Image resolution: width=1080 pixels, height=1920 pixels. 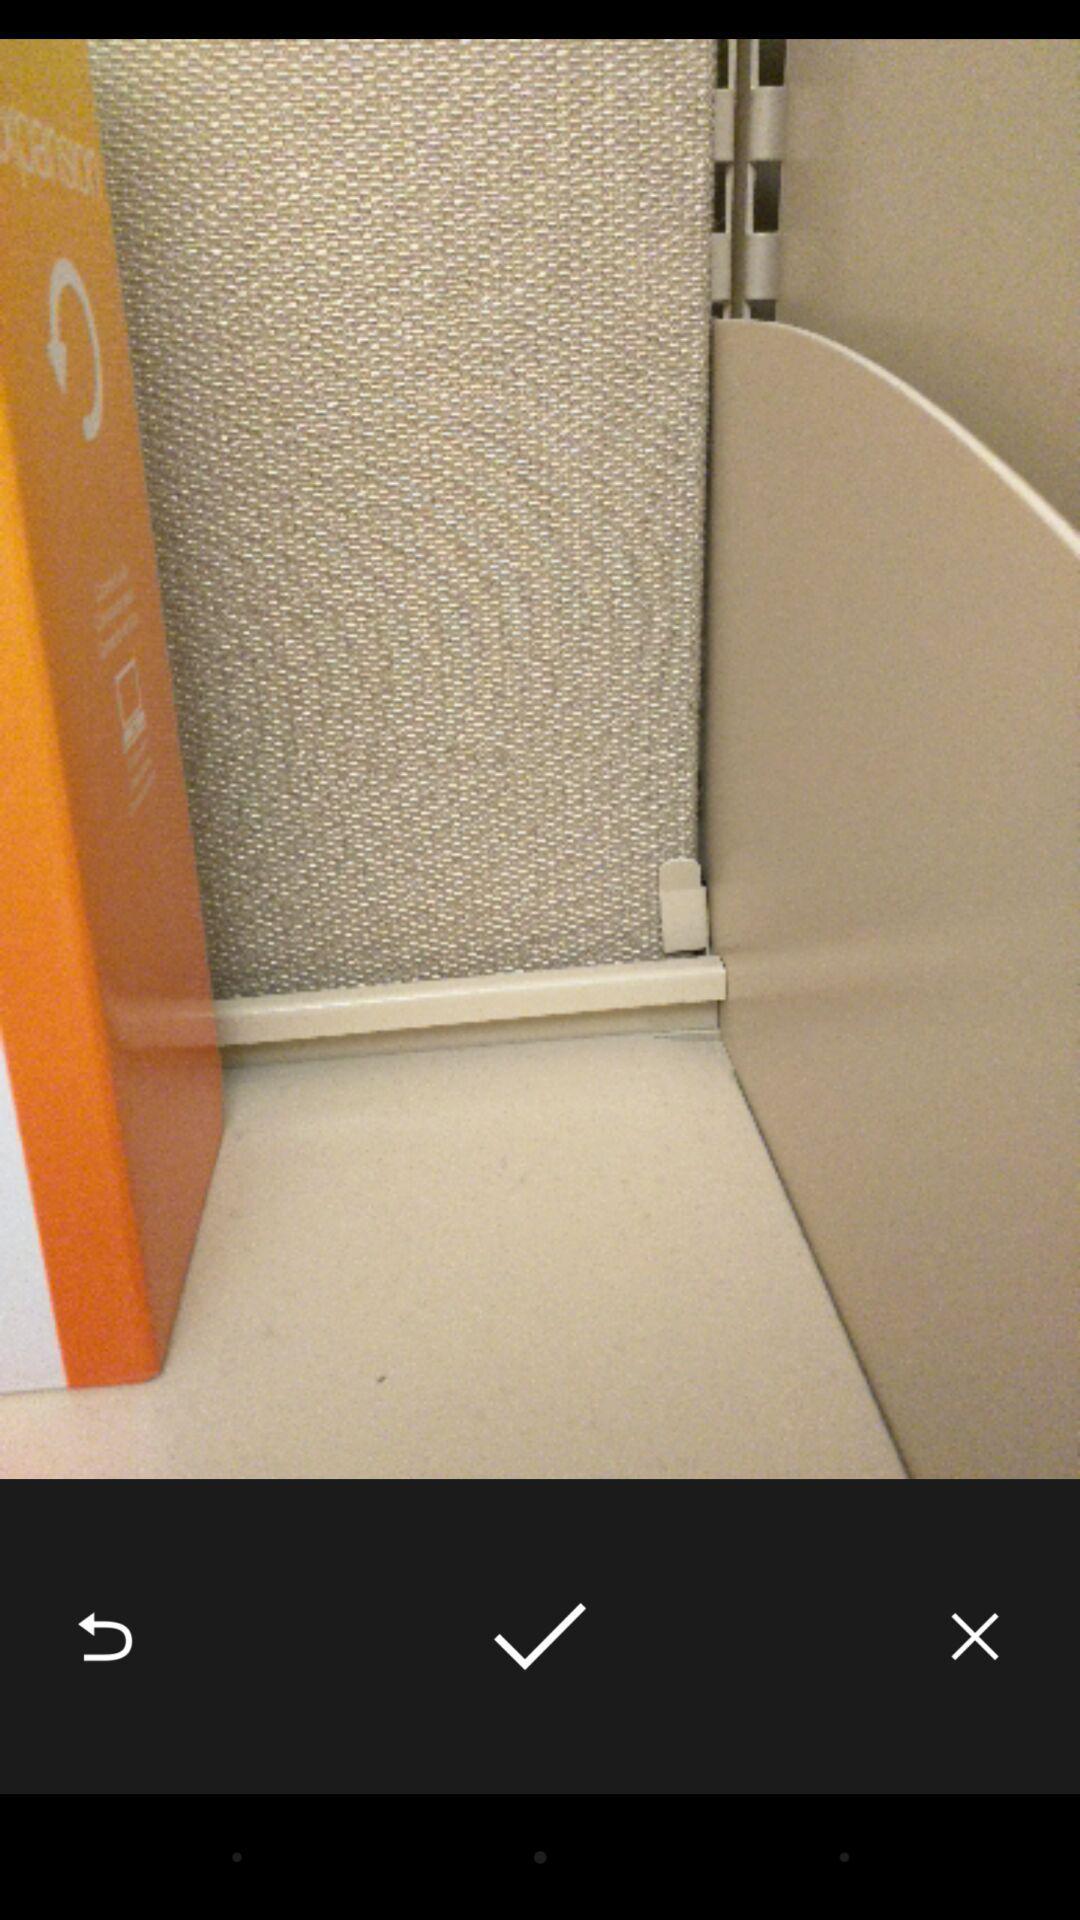 What do you see at coordinates (974, 1636) in the screenshot?
I see `item at the bottom right corner` at bounding box center [974, 1636].